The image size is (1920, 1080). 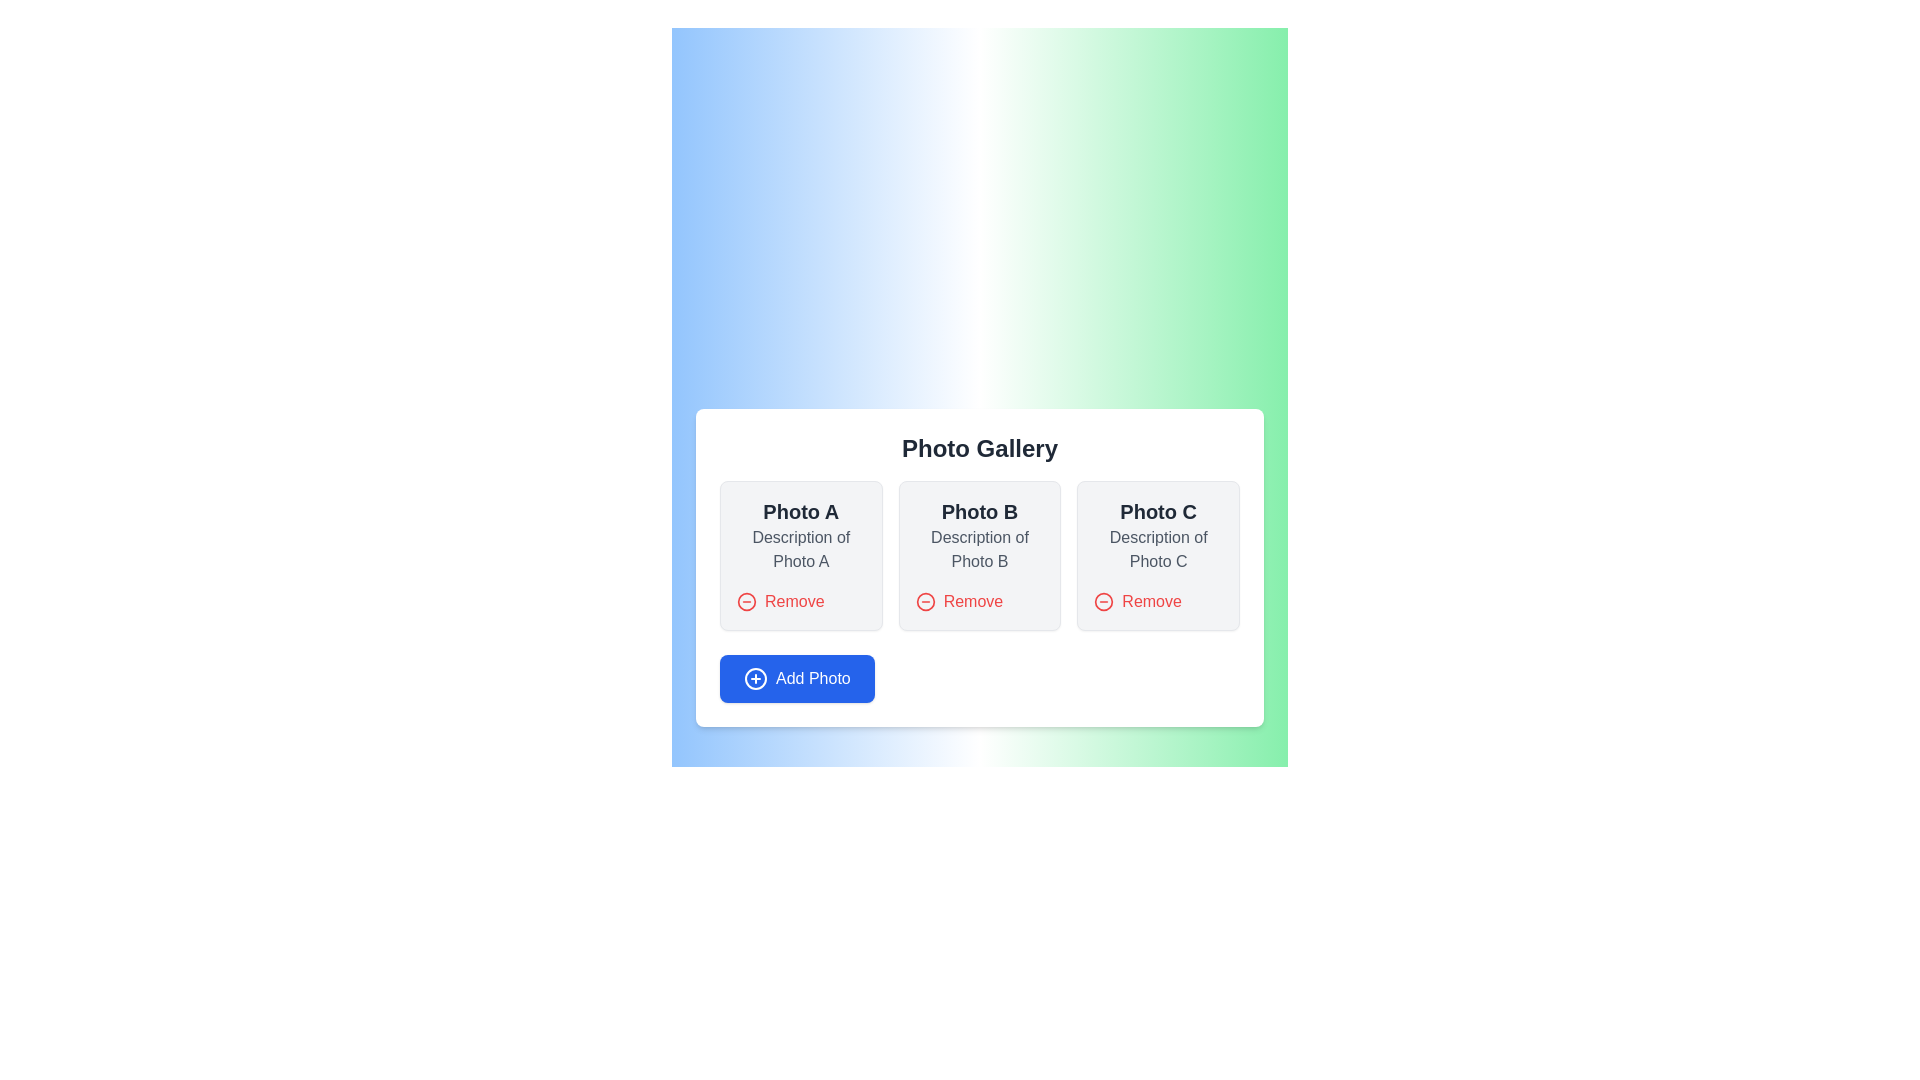 What do you see at coordinates (754, 677) in the screenshot?
I see `the graphical icon within the 'Add Photo' button located at the bottom left corner of the Photo Gallery interface` at bounding box center [754, 677].